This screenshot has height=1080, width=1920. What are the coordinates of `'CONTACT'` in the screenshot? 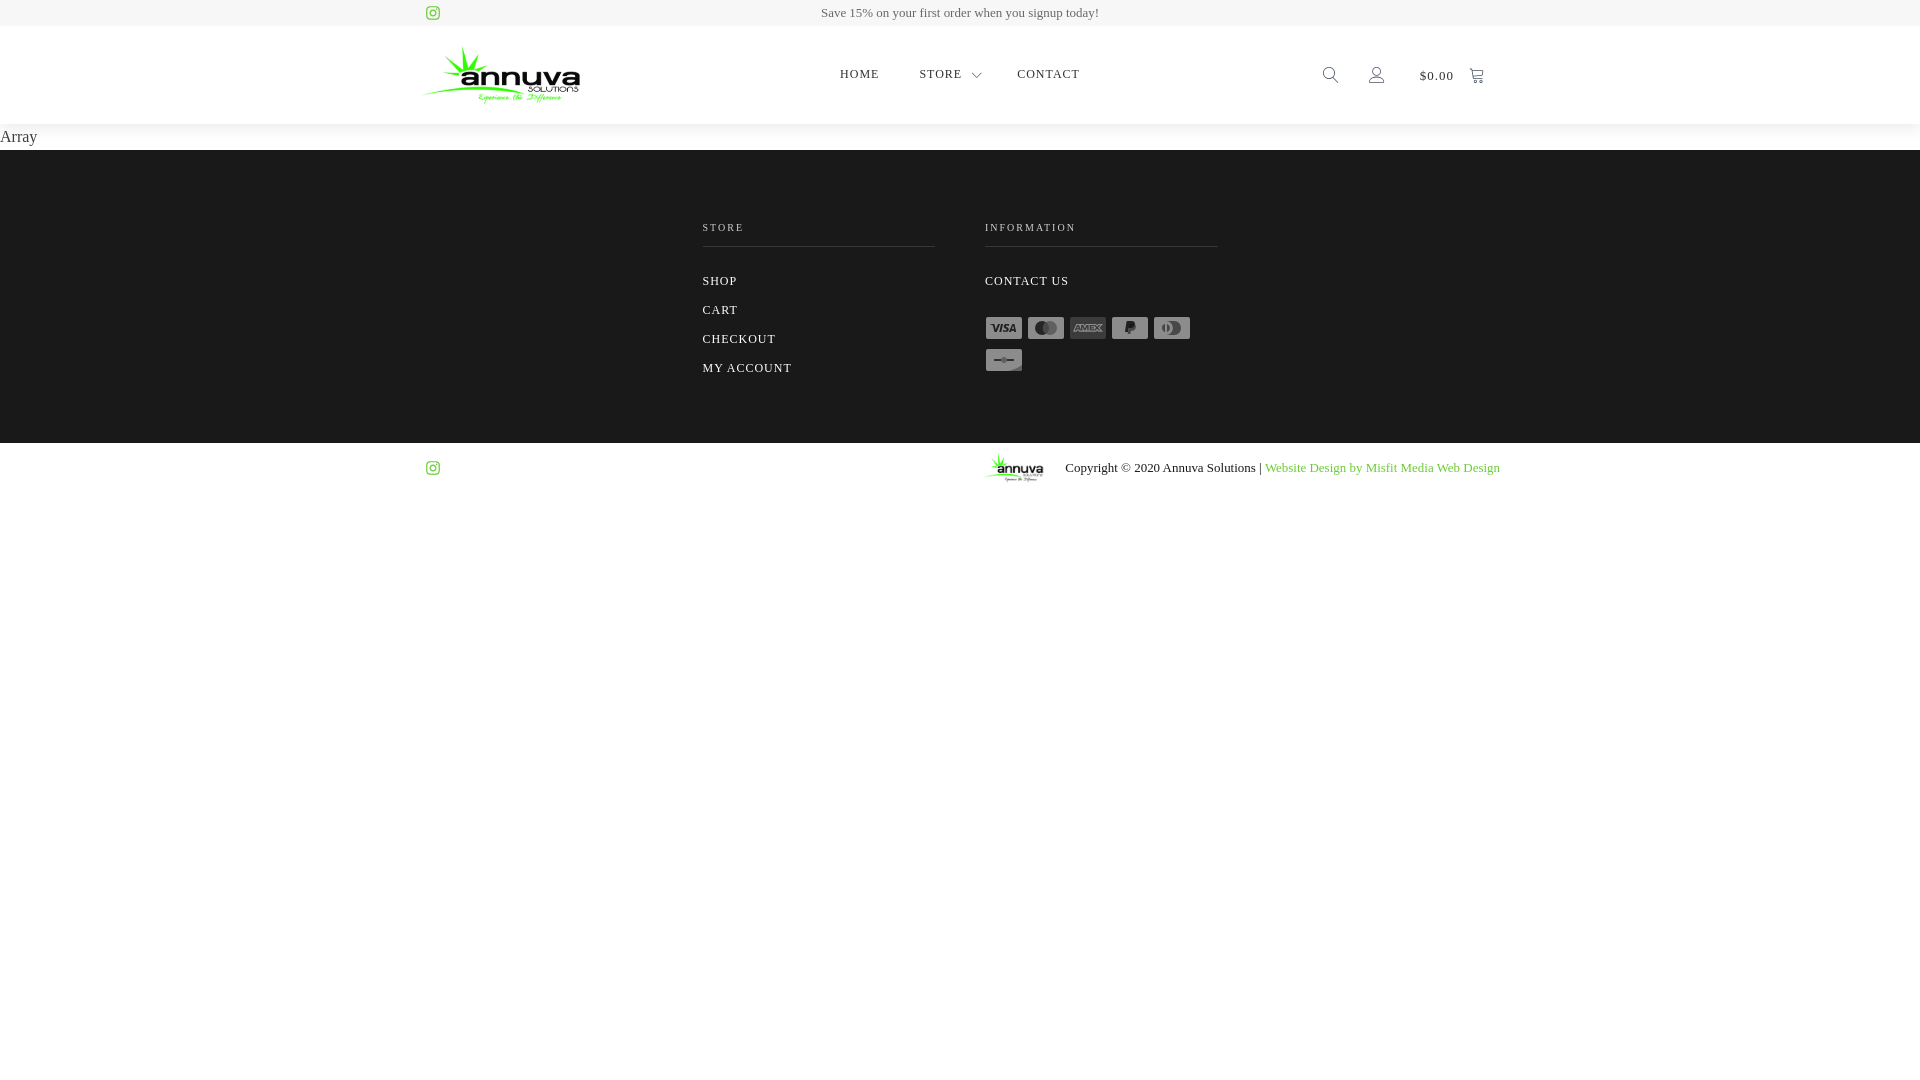 It's located at (1047, 73).